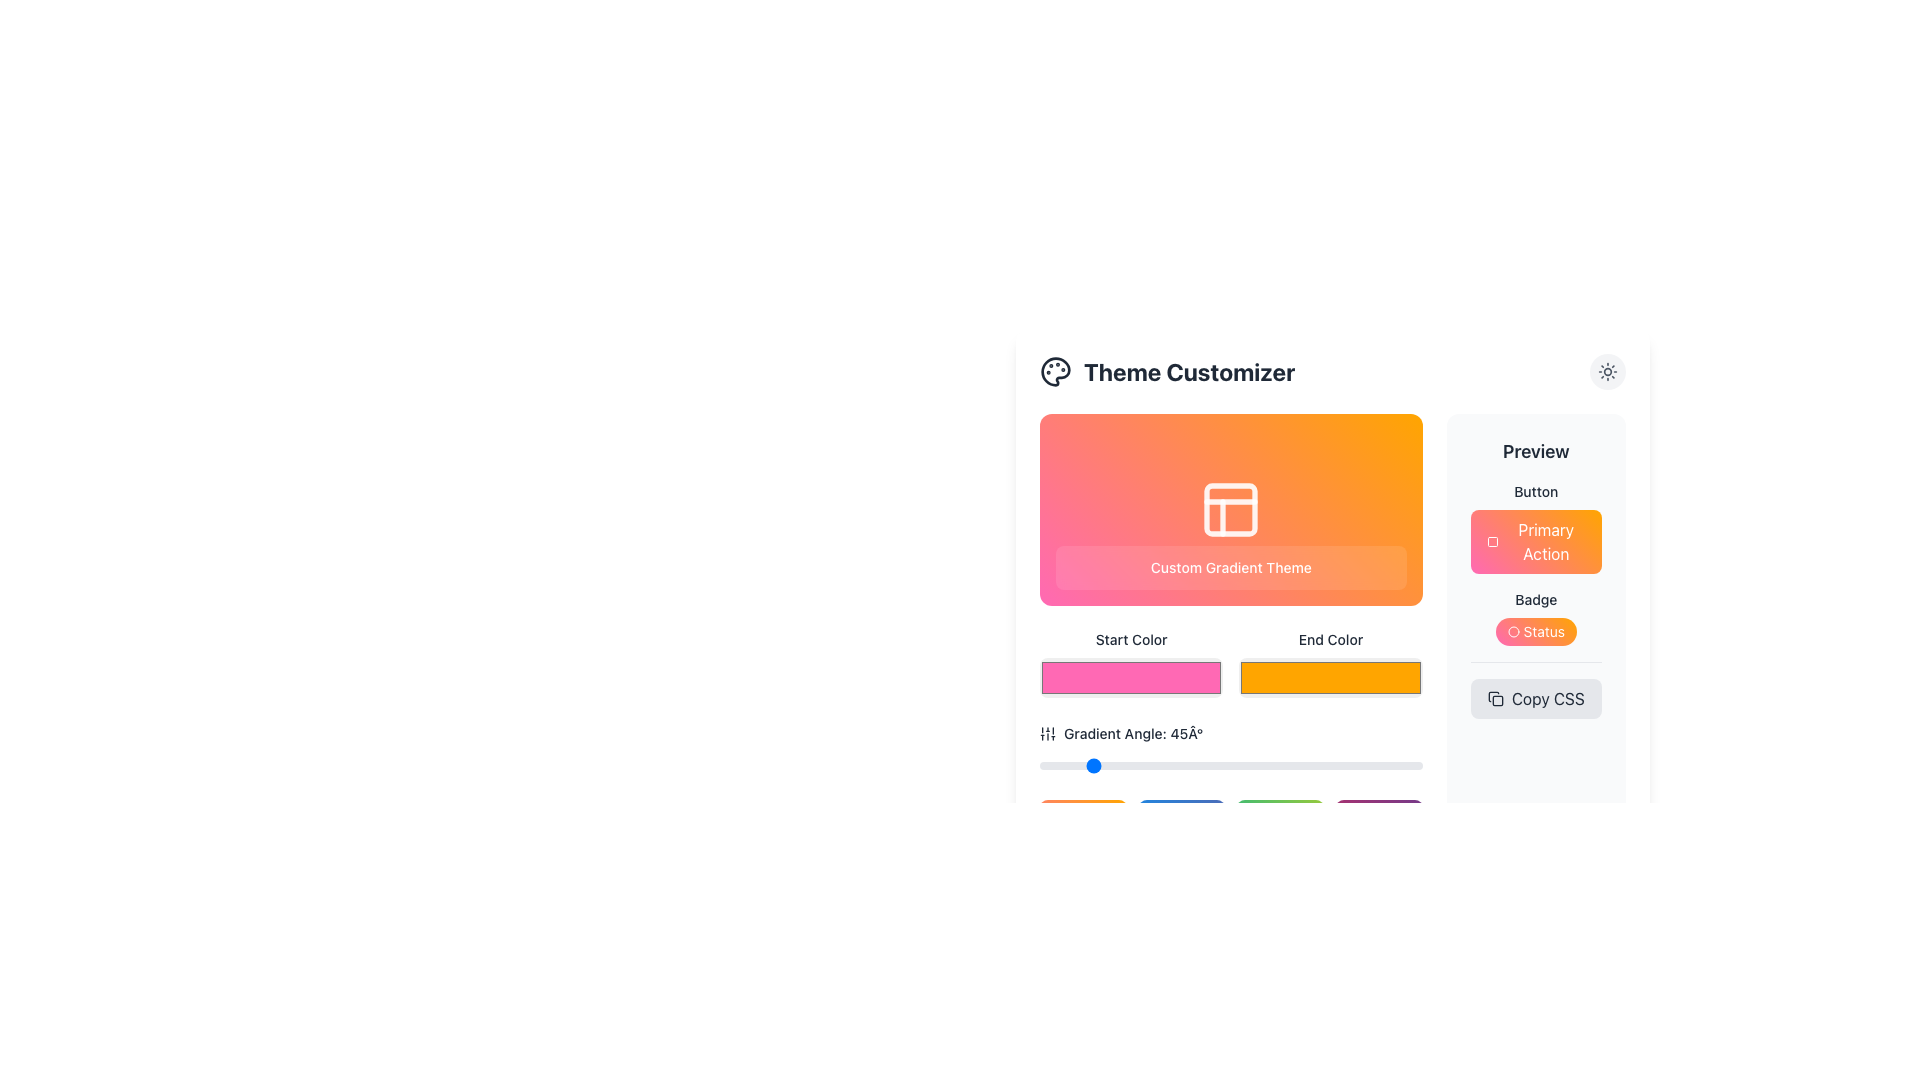 The image size is (1920, 1080). What do you see at coordinates (1131, 640) in the screenshot?
I see `the 'Start Color' label, a non-interactive text element in bold, medium-sized font, located in the 'Theme Customizer' panel, above the color-picker input field` at bounding box center [1131, 640].